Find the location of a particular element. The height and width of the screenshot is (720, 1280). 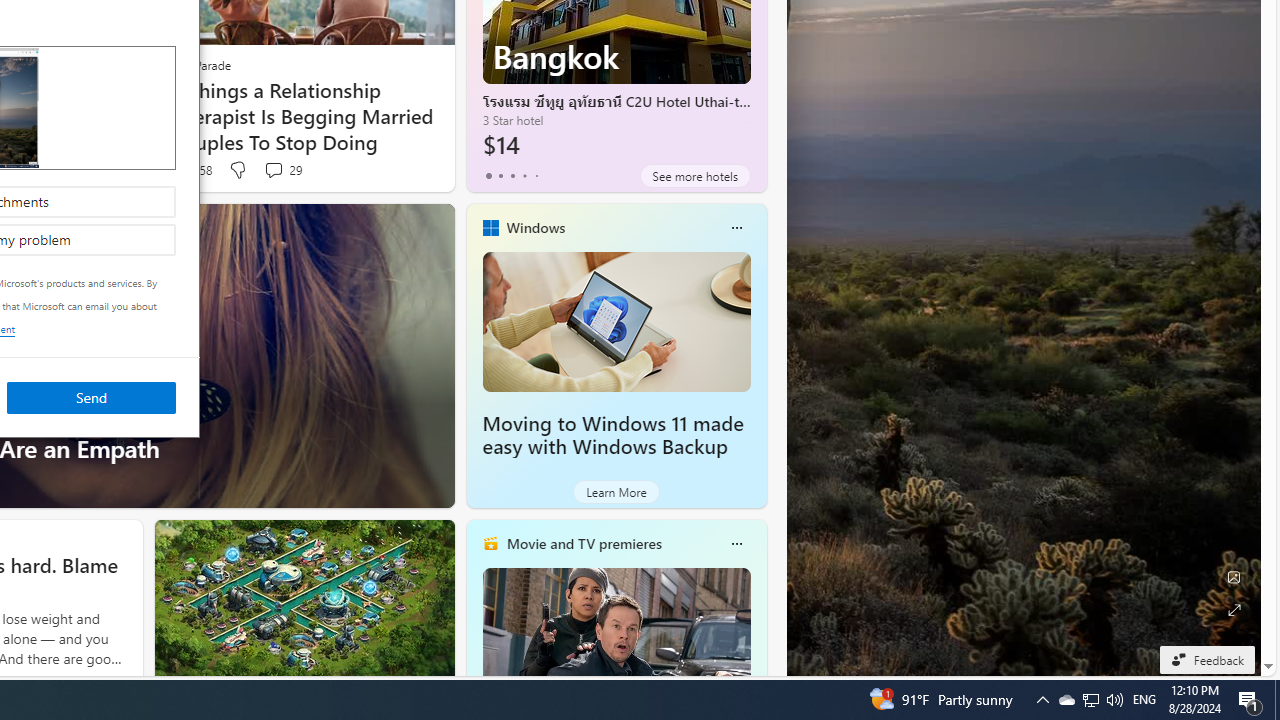

'tab-3' is located at coordinates (524, 175).